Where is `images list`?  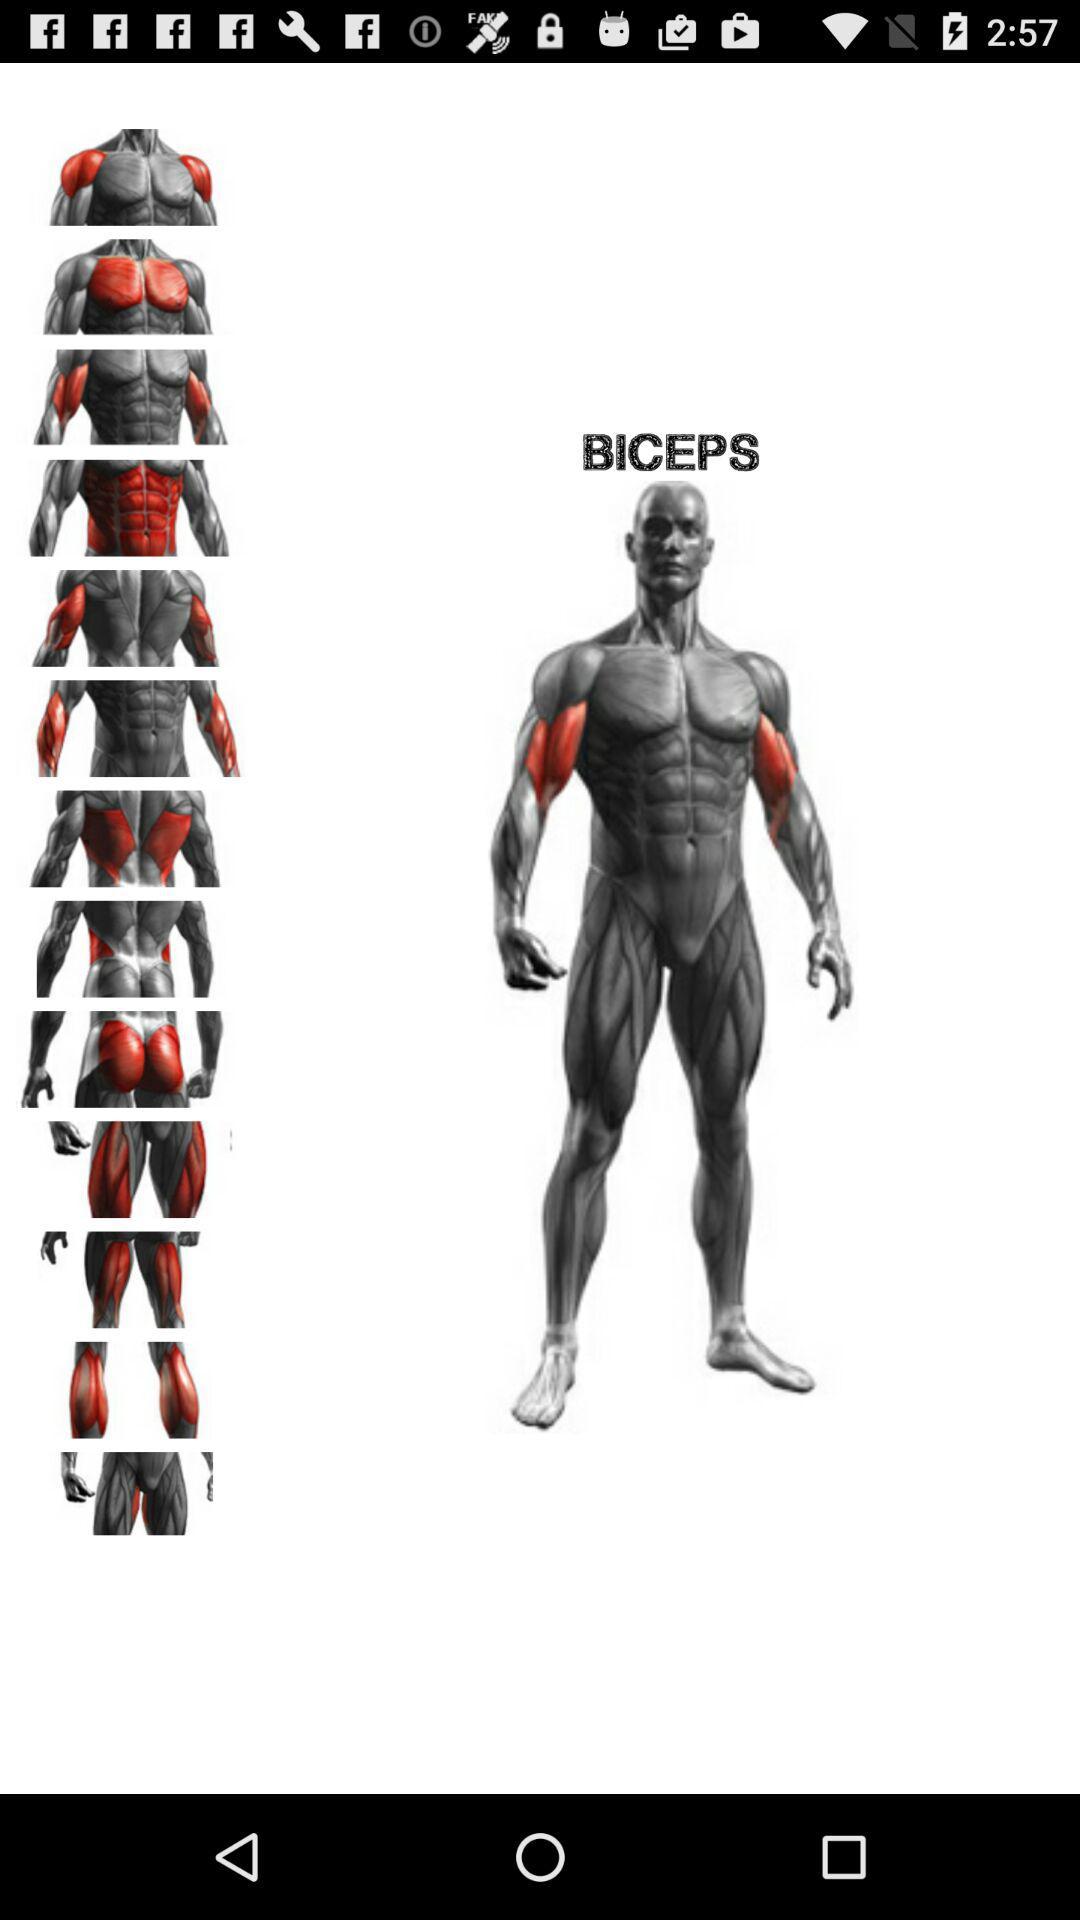 images list is located at coordinates (131, 832).